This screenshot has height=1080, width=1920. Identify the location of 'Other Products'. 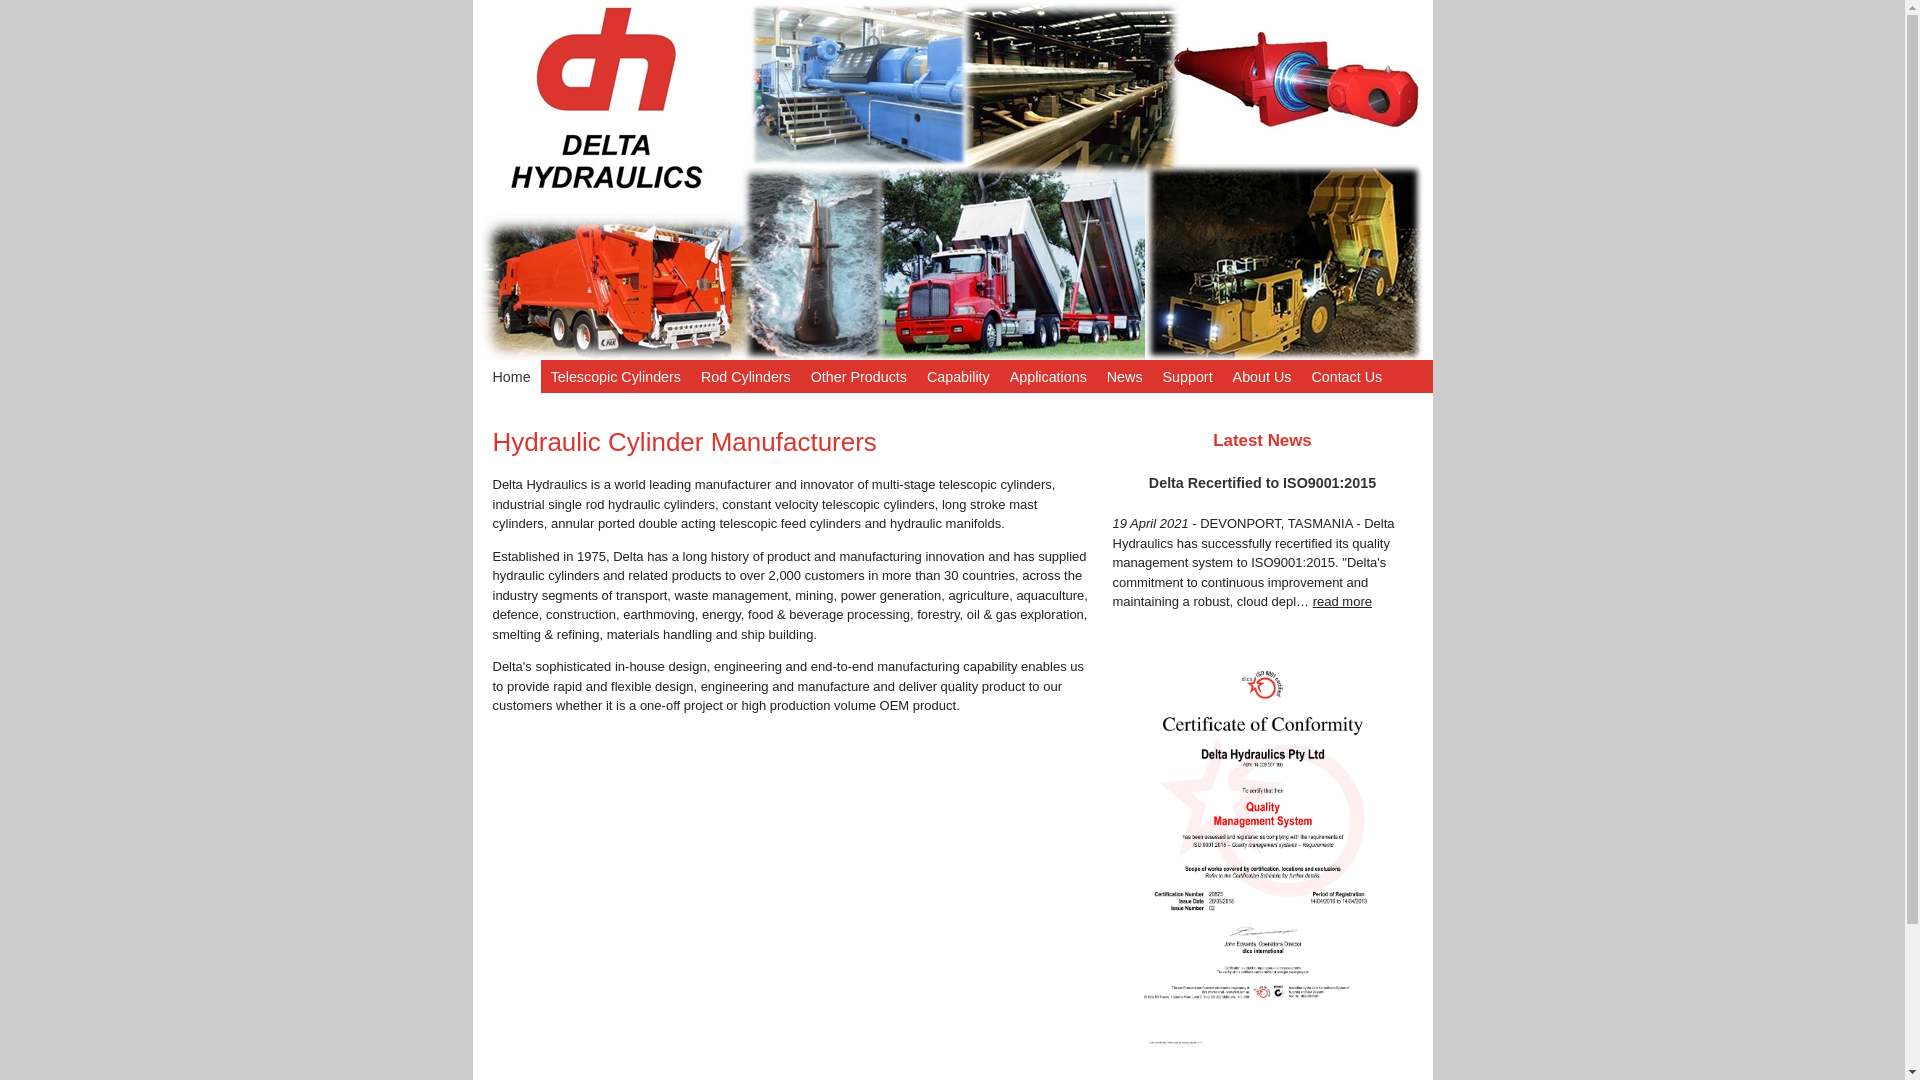
(801, 376).